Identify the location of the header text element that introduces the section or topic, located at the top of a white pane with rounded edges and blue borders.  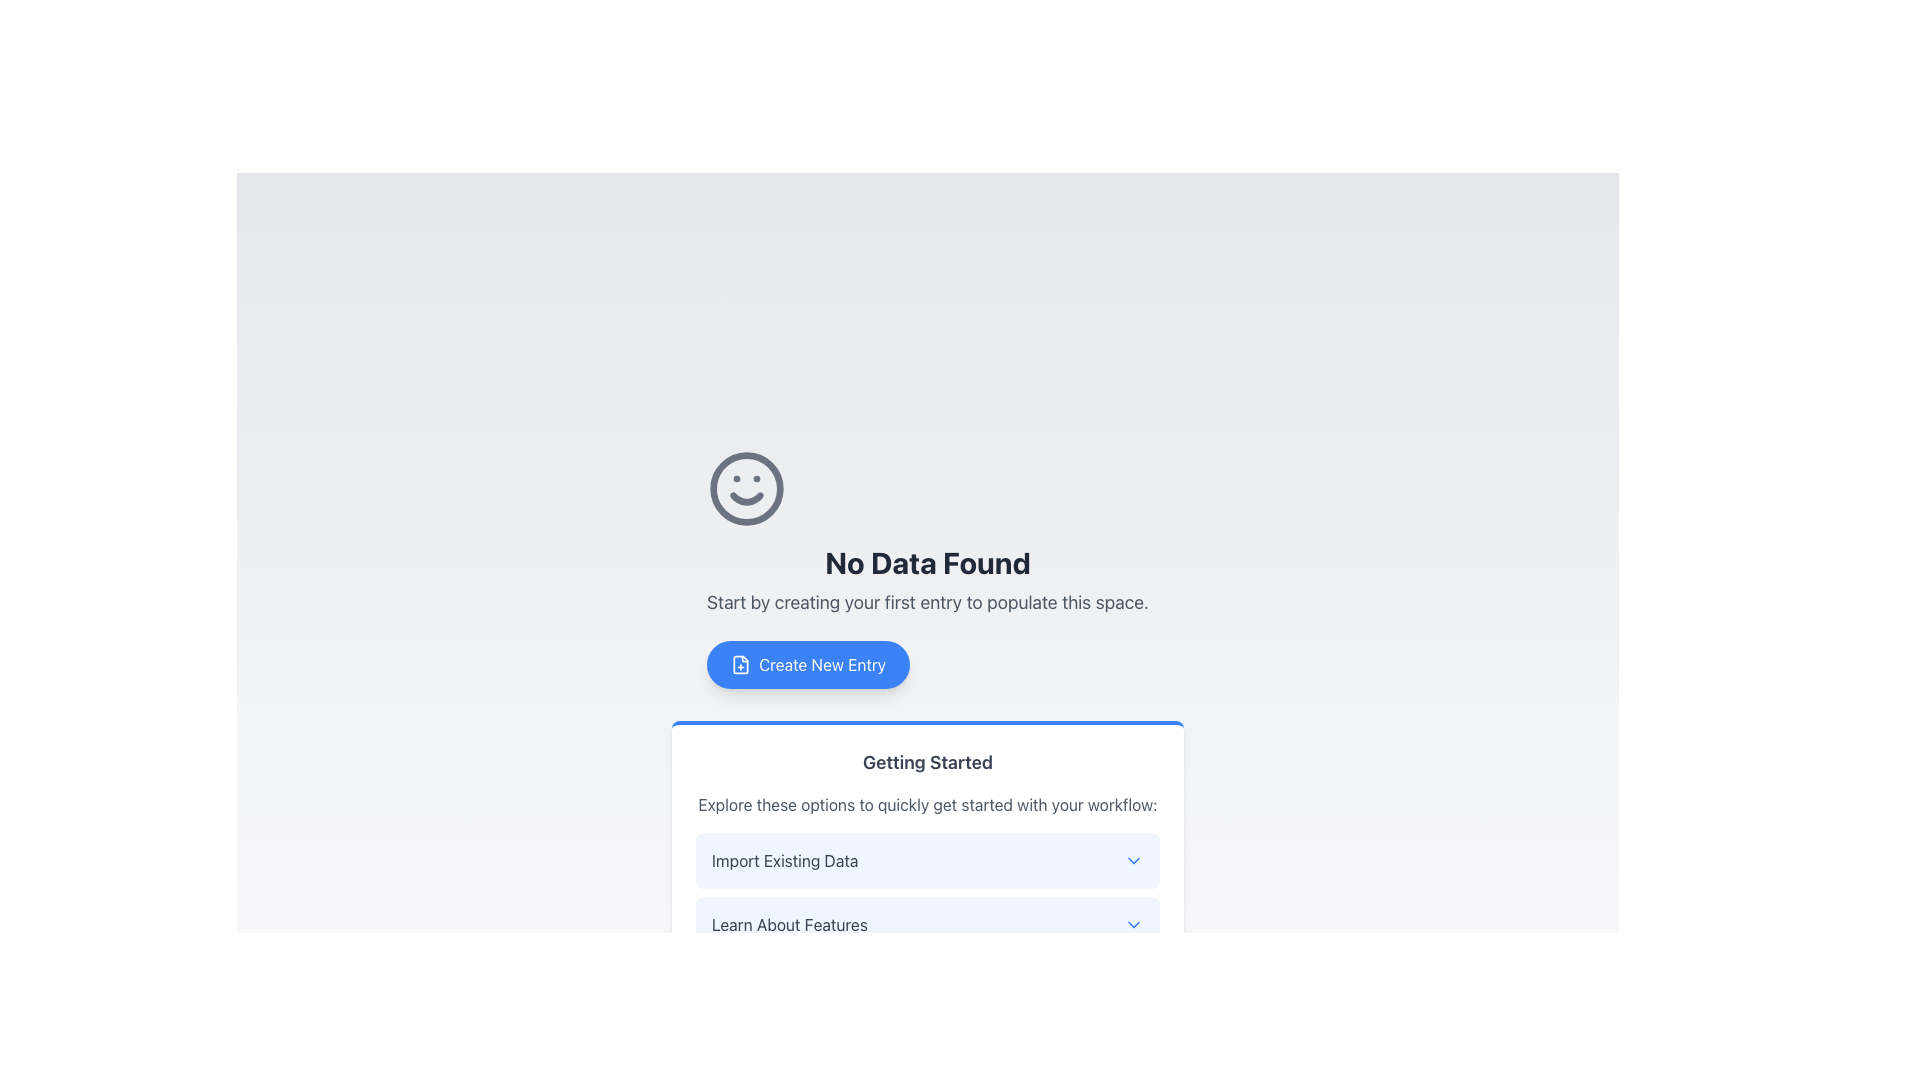
(926, 763).